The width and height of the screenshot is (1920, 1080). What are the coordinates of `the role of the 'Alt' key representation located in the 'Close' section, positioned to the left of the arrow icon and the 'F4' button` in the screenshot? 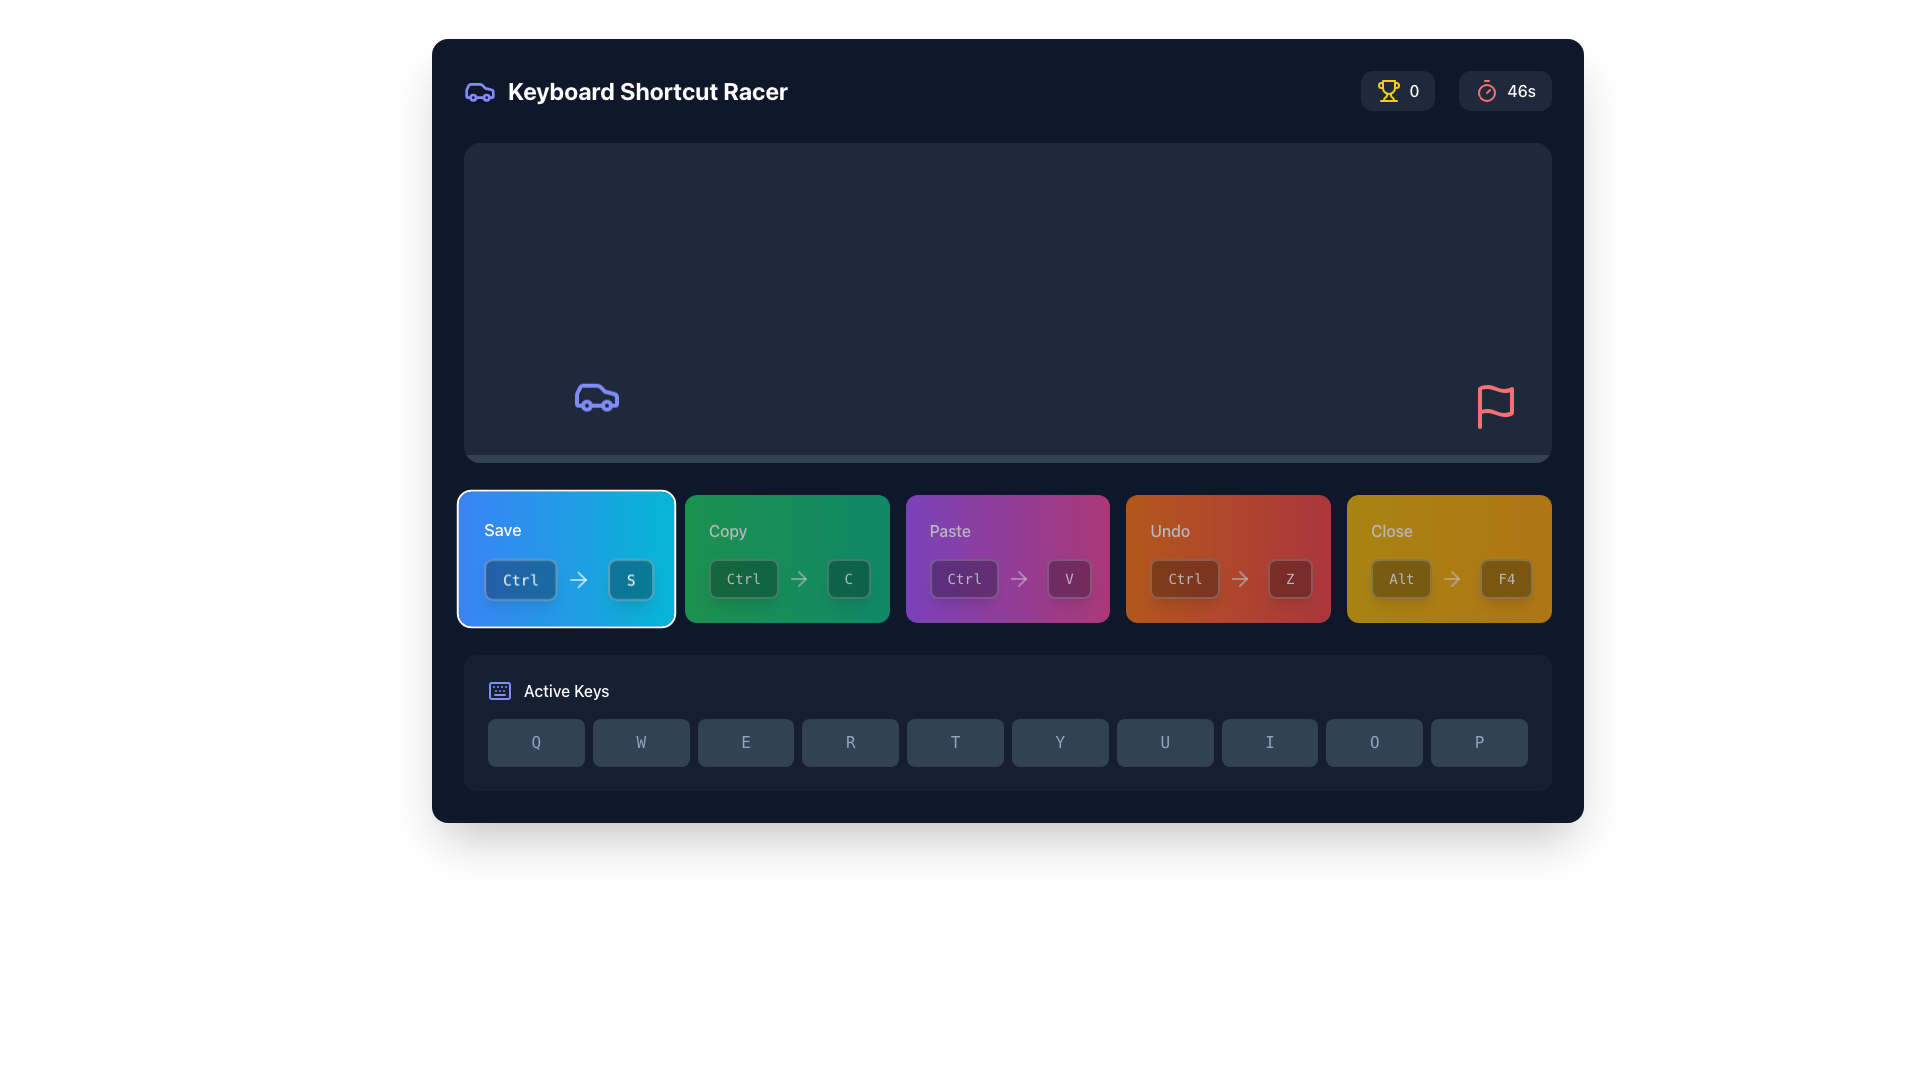 It's located at (1420, 578).